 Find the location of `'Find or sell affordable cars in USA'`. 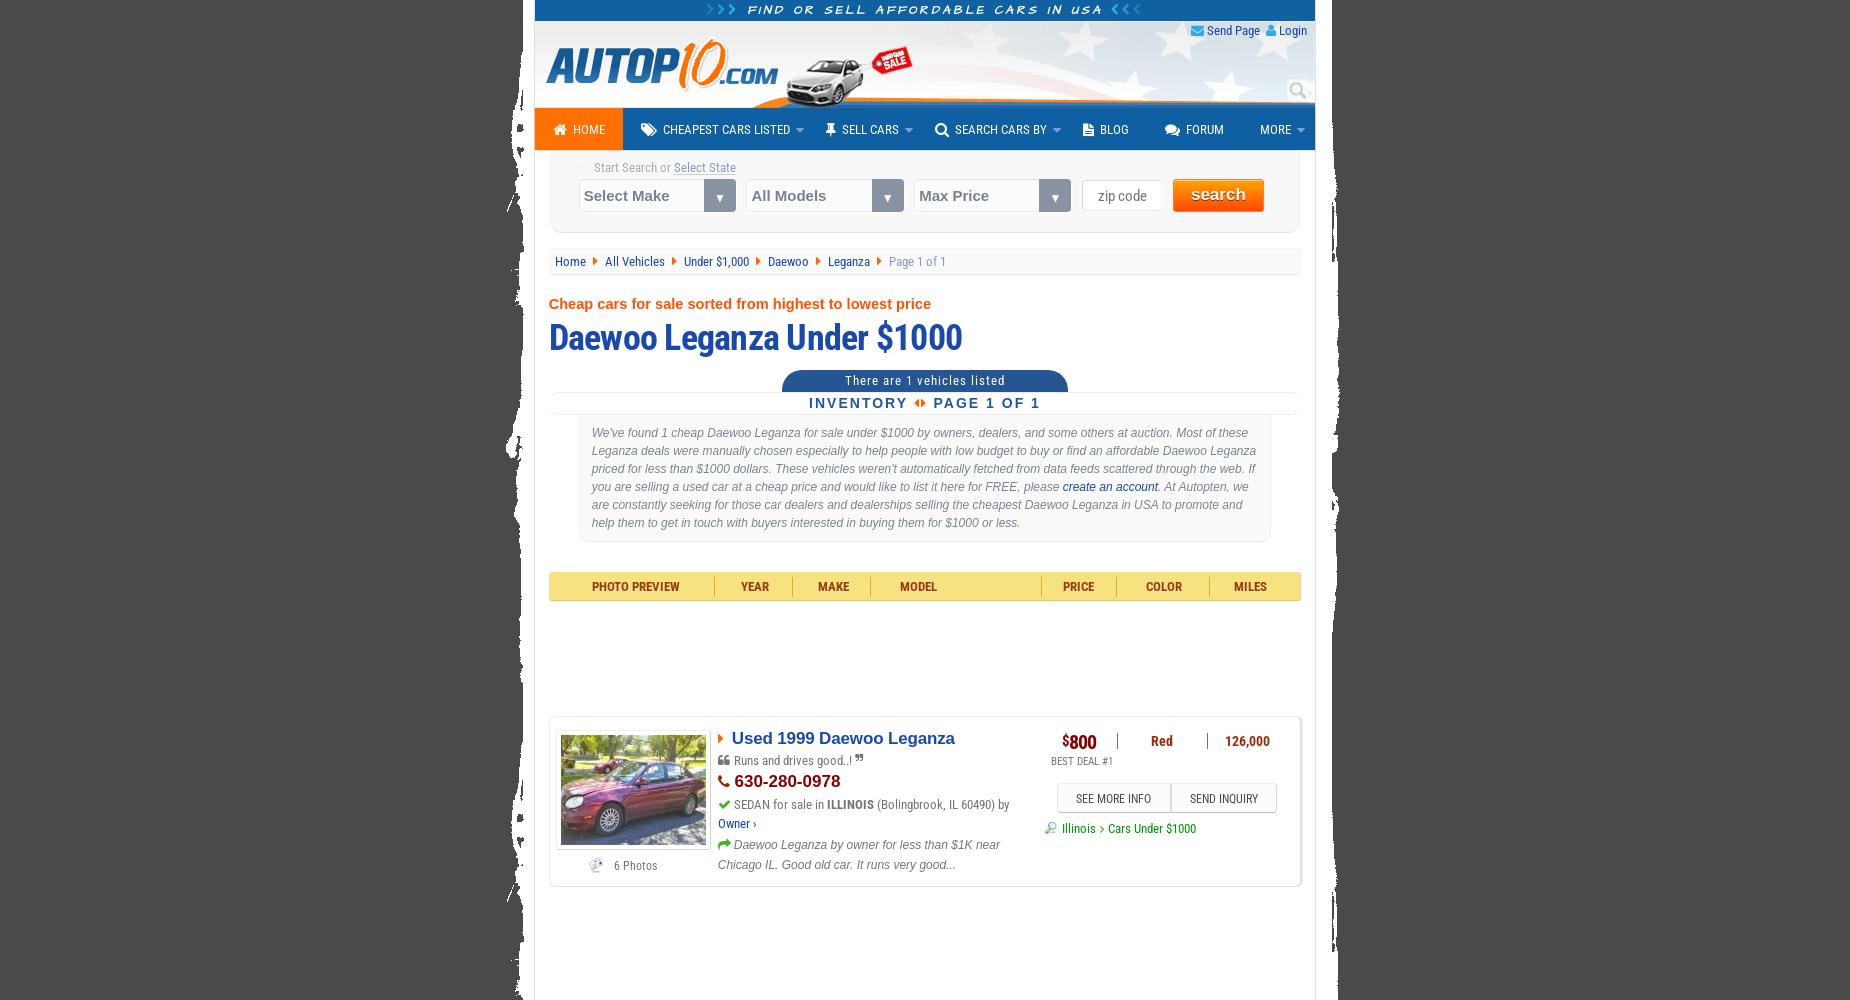

'Find or sell affordable cars in USA' is located at coordinates (925, 10).